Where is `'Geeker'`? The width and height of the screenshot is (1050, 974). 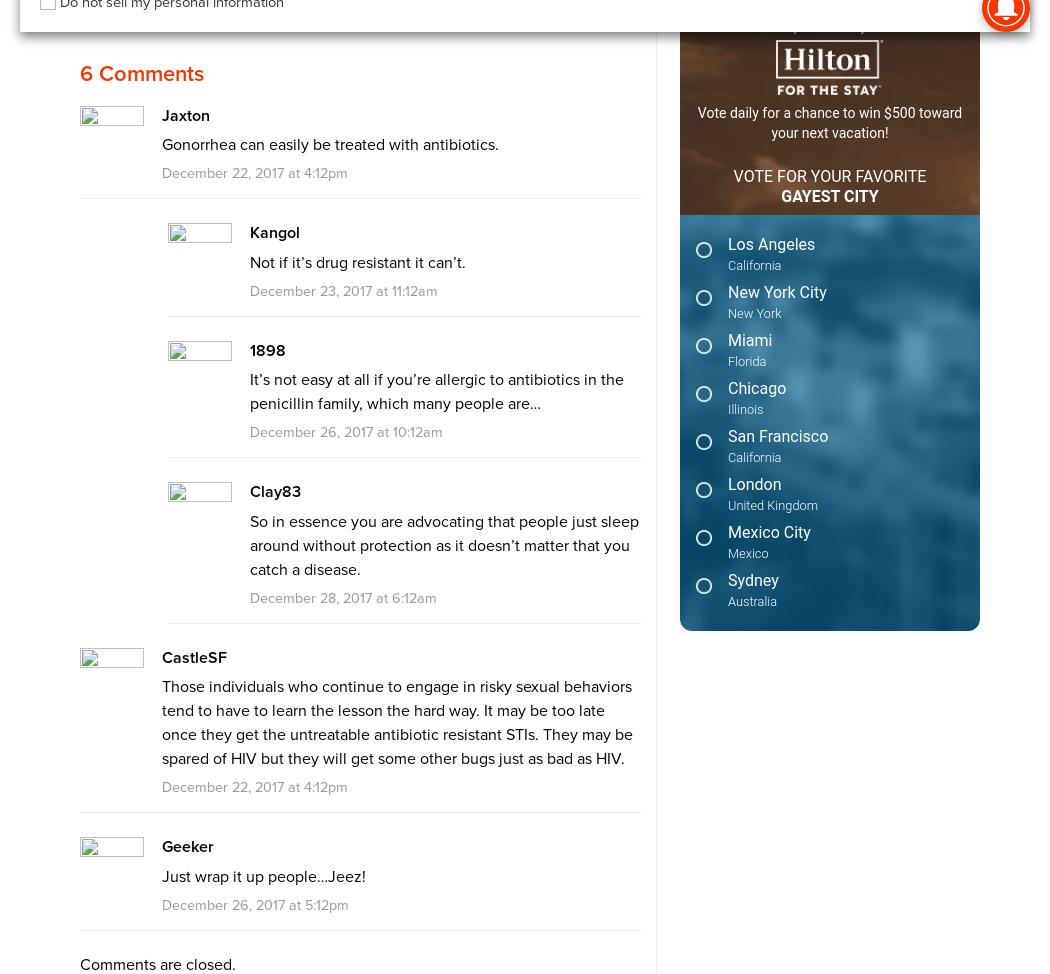
'Geeker' is located at coordinates (160, 846).